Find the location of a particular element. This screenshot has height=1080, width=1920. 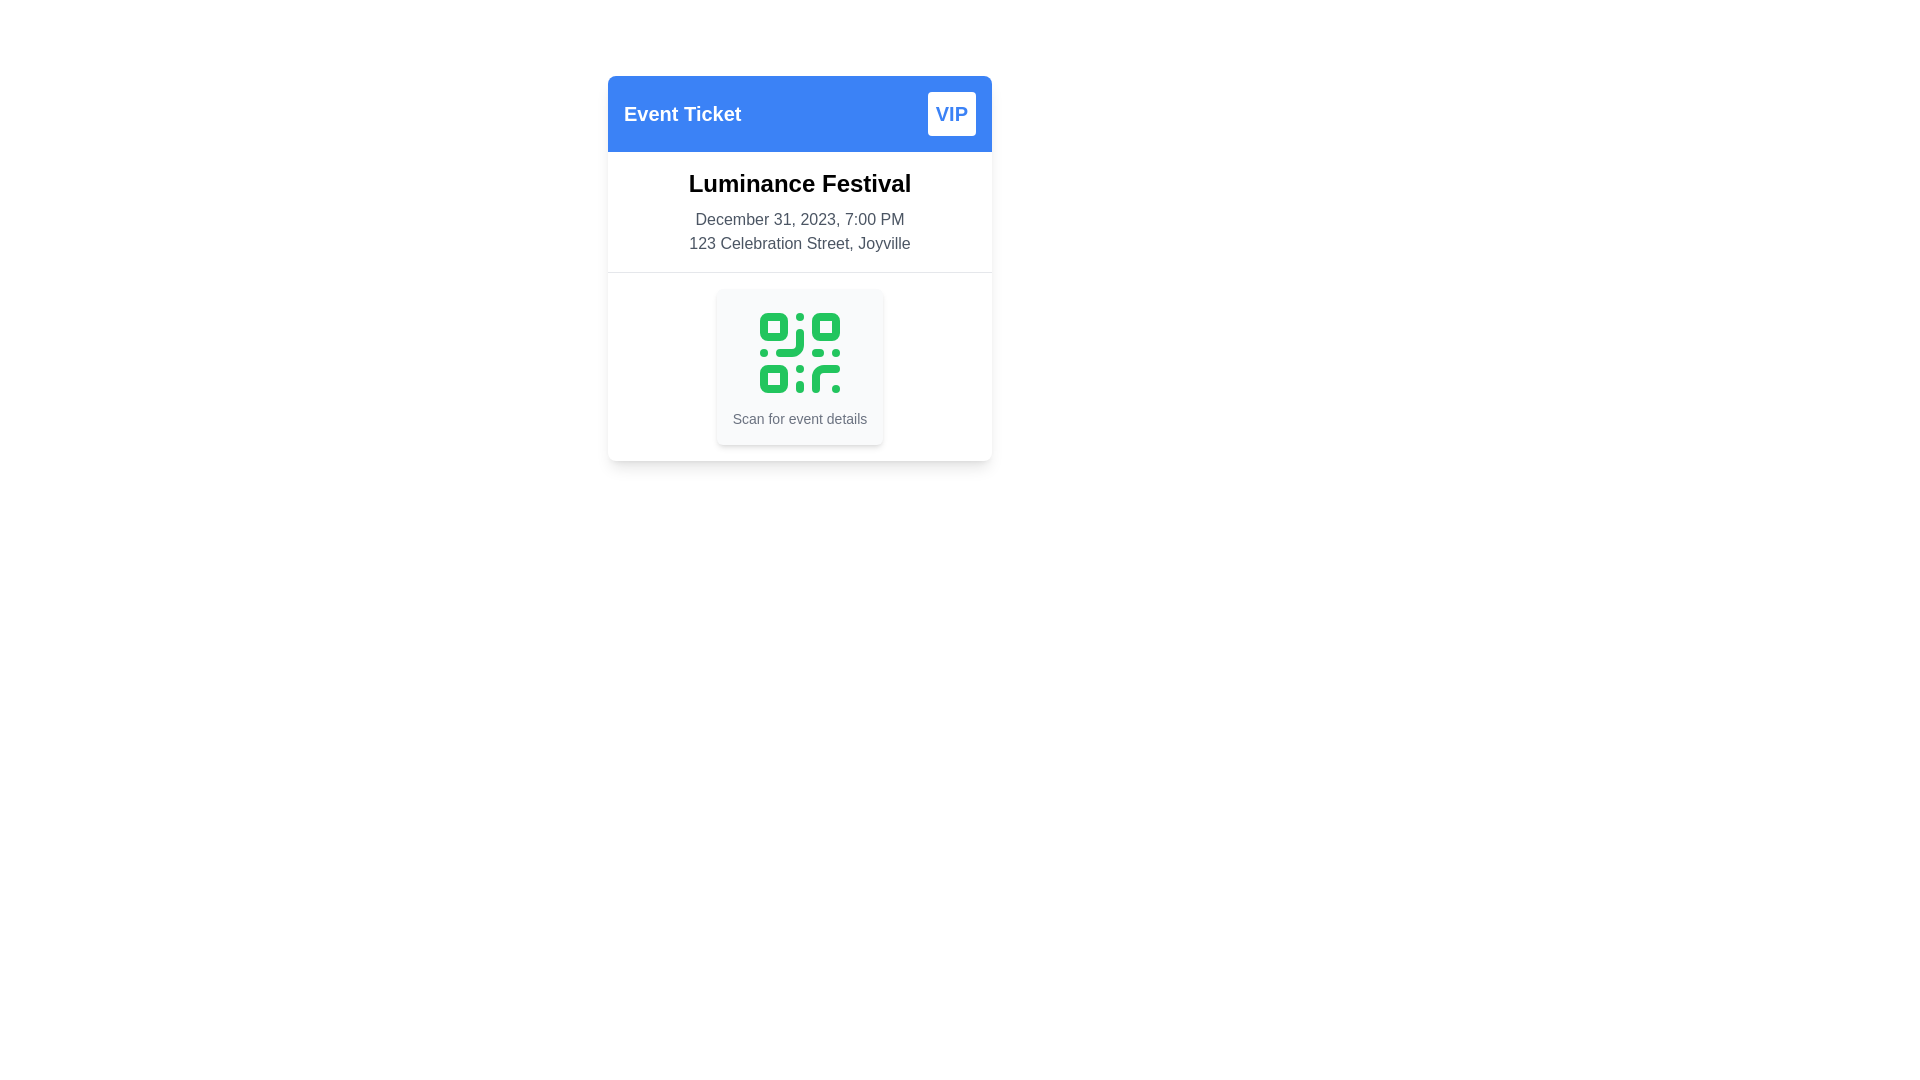

text label displaying 'Event Ticket' in bold white font on a blue background located in the header section is located at coordinates (682, 114).